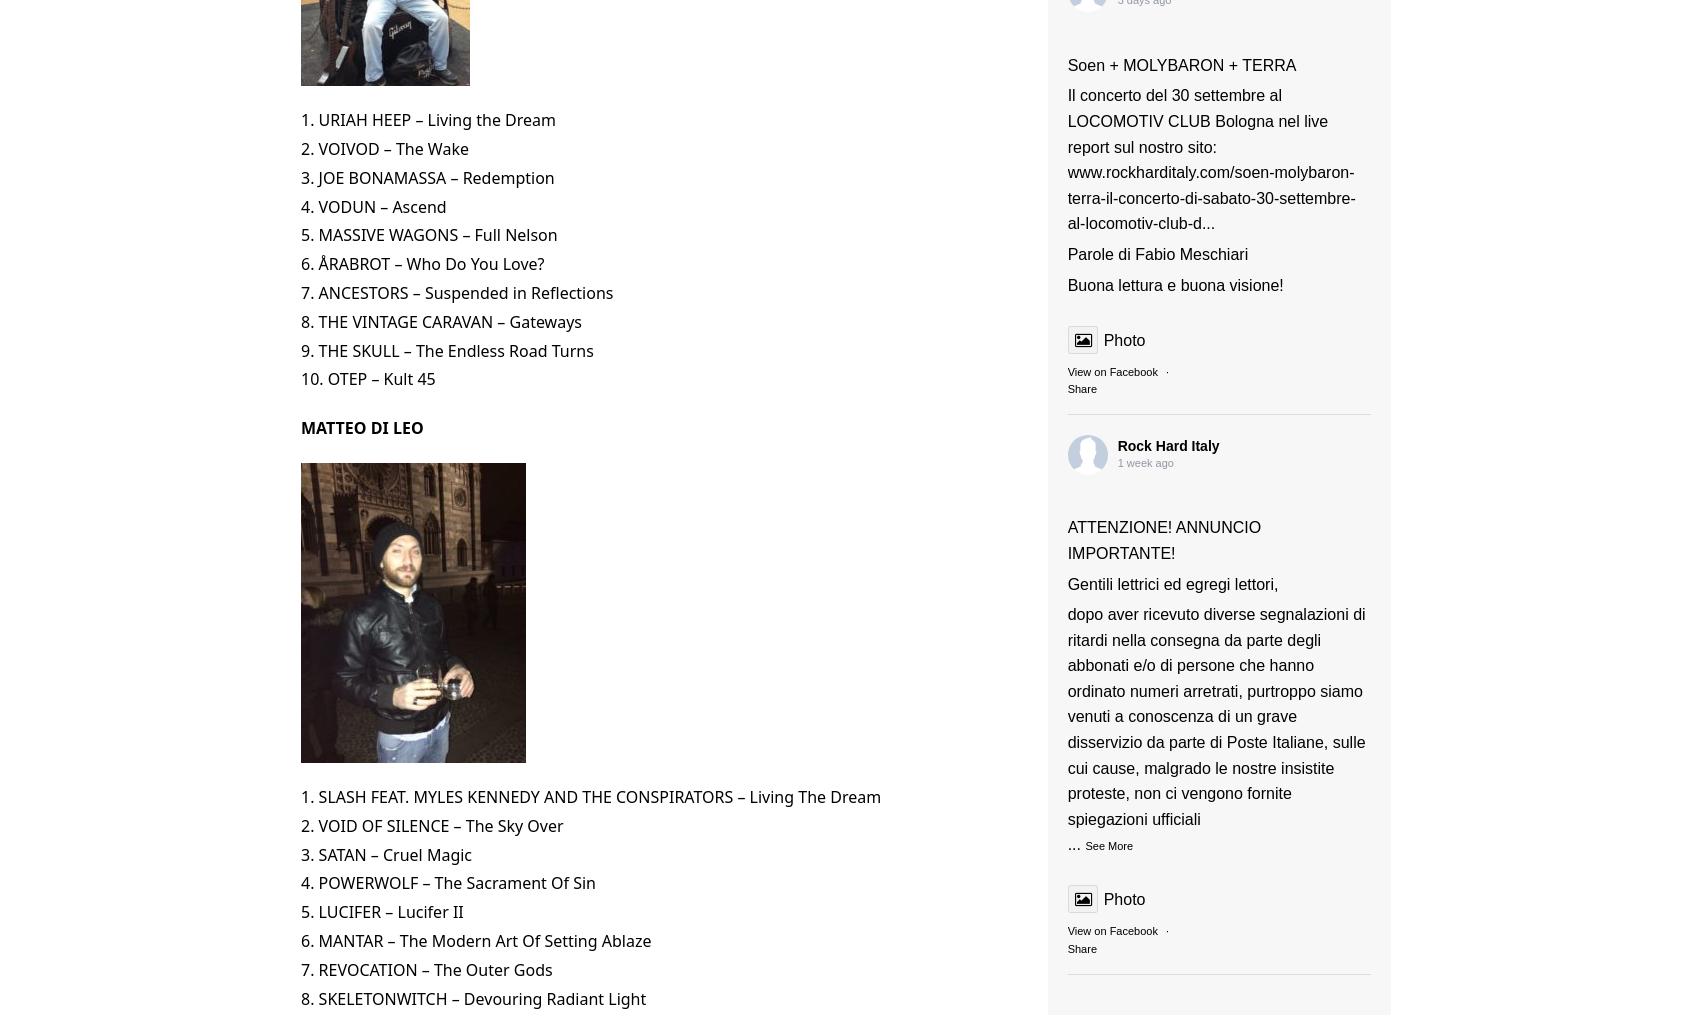  I want to click on '8. THE VINTAGE CARAVAN – Gateways', so click(440, 320).